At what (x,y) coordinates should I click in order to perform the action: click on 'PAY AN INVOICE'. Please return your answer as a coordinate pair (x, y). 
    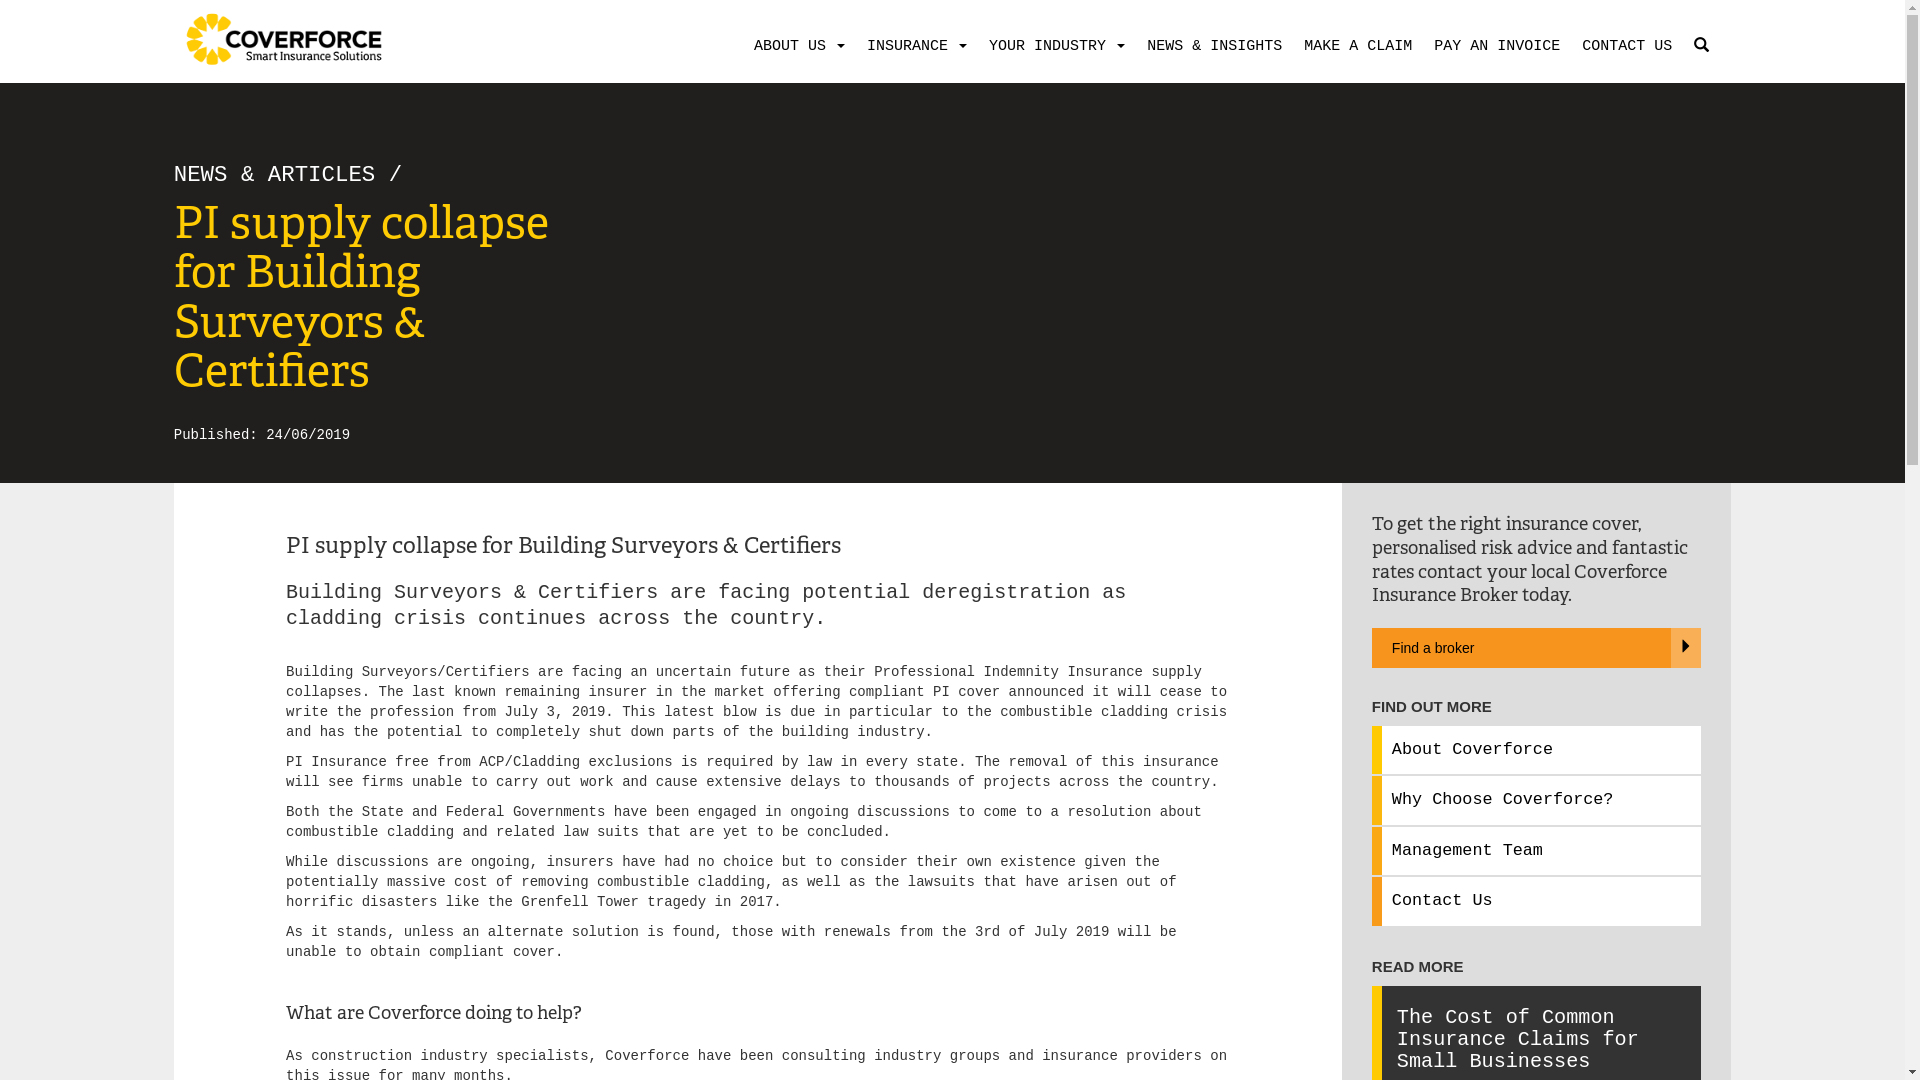
    Looking at the image, I should click on (1492, 45).